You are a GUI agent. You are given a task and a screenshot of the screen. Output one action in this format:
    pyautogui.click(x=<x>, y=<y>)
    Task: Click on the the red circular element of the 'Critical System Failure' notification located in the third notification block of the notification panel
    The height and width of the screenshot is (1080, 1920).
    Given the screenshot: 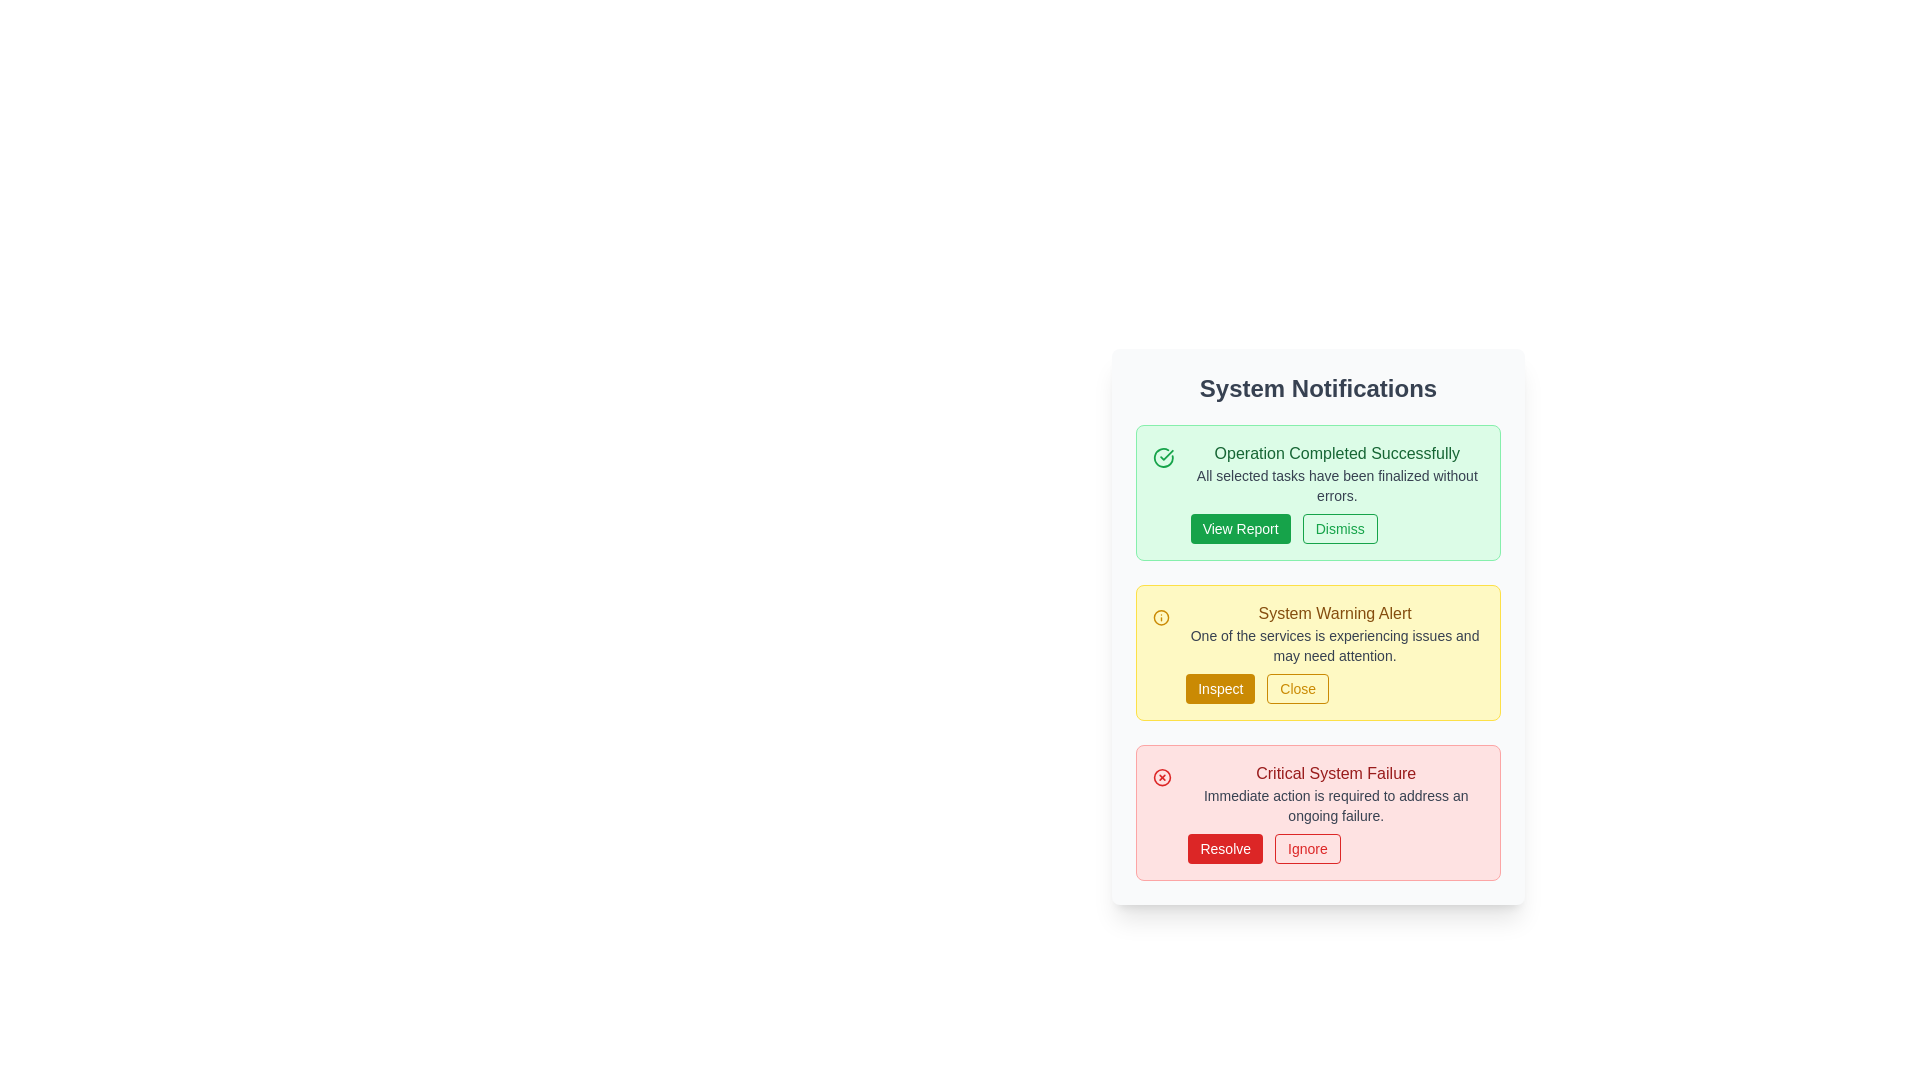 What is the action you would take?
    pyautogui.click(x=1162, y=777)
    